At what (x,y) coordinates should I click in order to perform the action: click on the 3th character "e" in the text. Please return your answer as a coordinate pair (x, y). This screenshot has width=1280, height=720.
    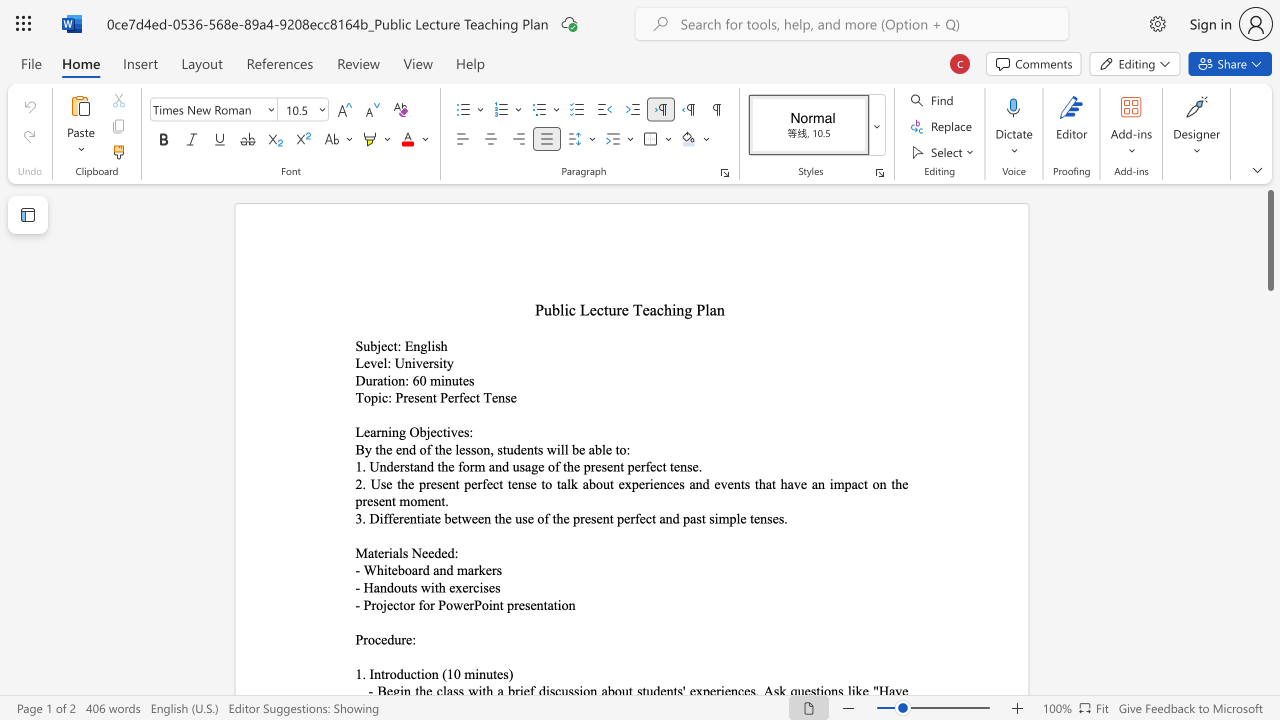
    Looking at the image, I should click on (541, 466).